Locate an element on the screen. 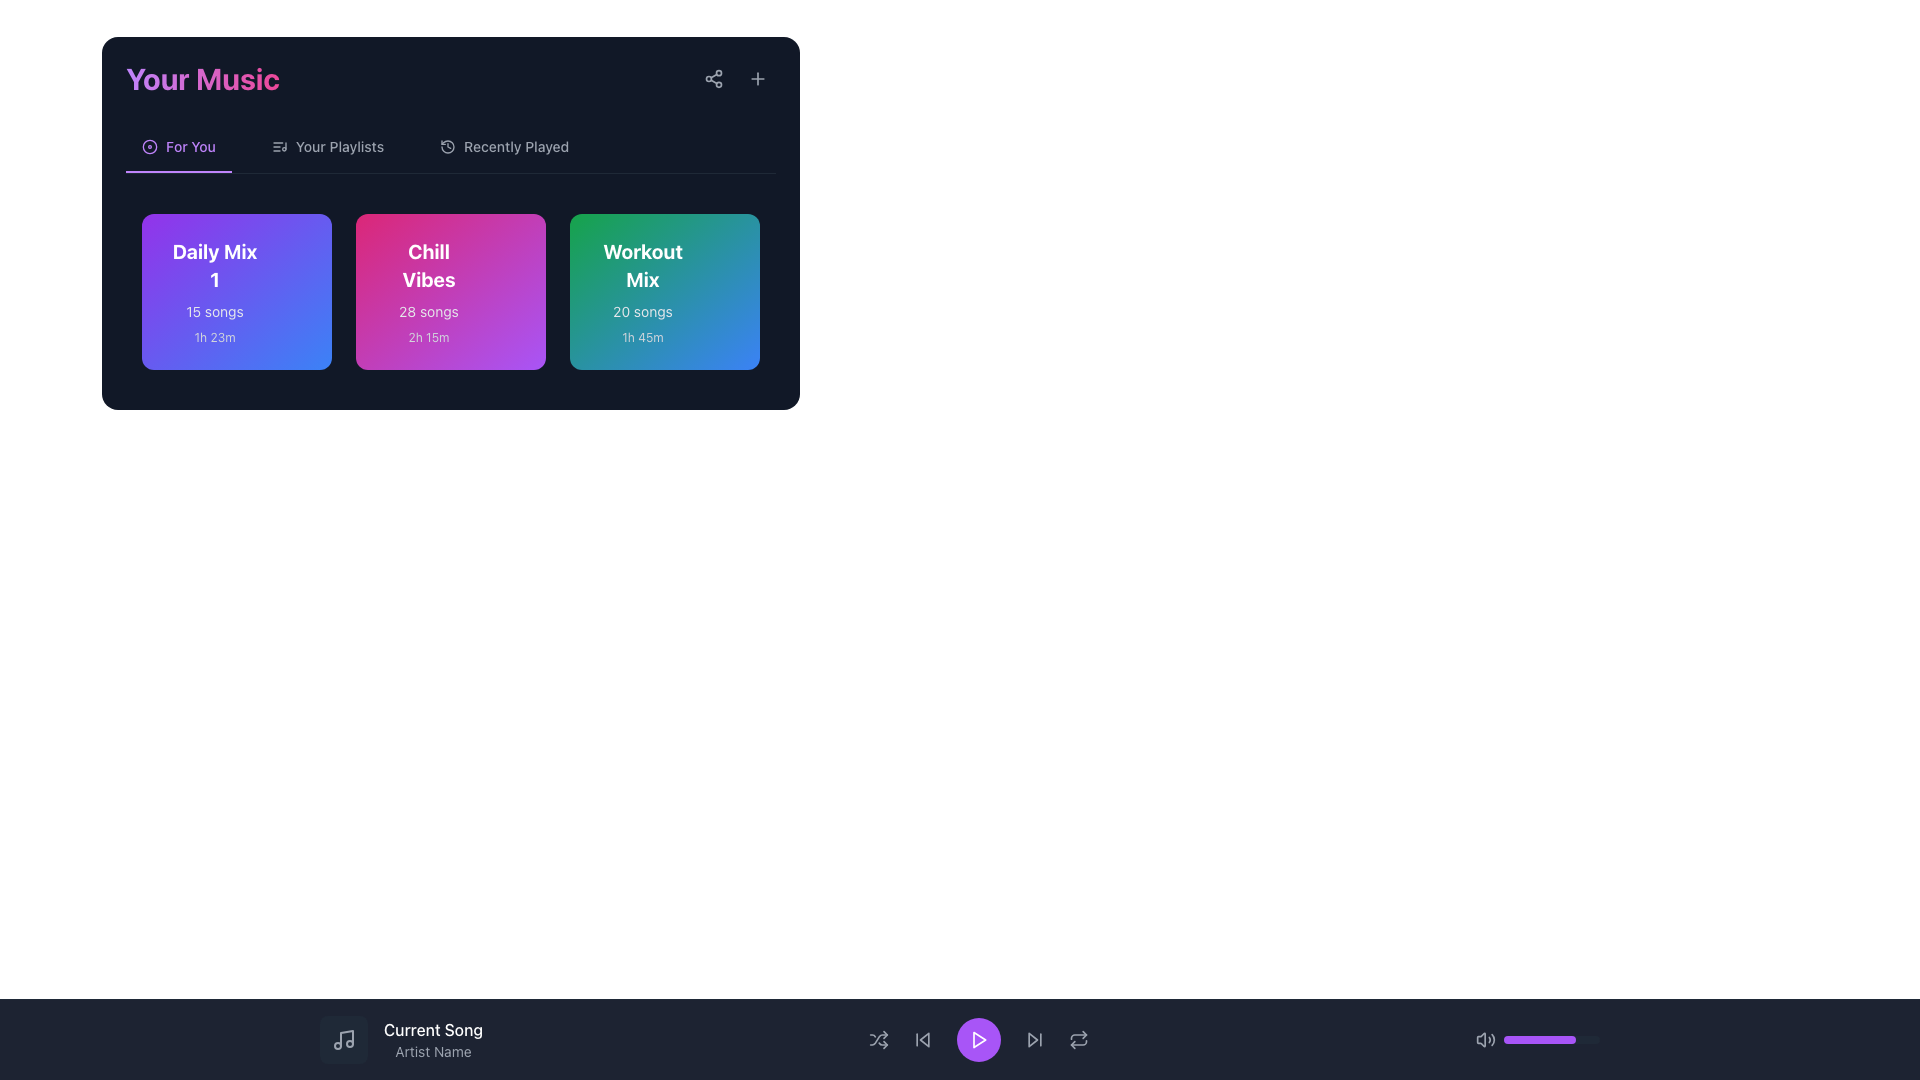 The image size is (1920, 1080). text indicating the total duration of music in the 'Chill Vibes' playlist, located at the bottom of the card and below the text '28 songs' is located at coordinates (427, 337).